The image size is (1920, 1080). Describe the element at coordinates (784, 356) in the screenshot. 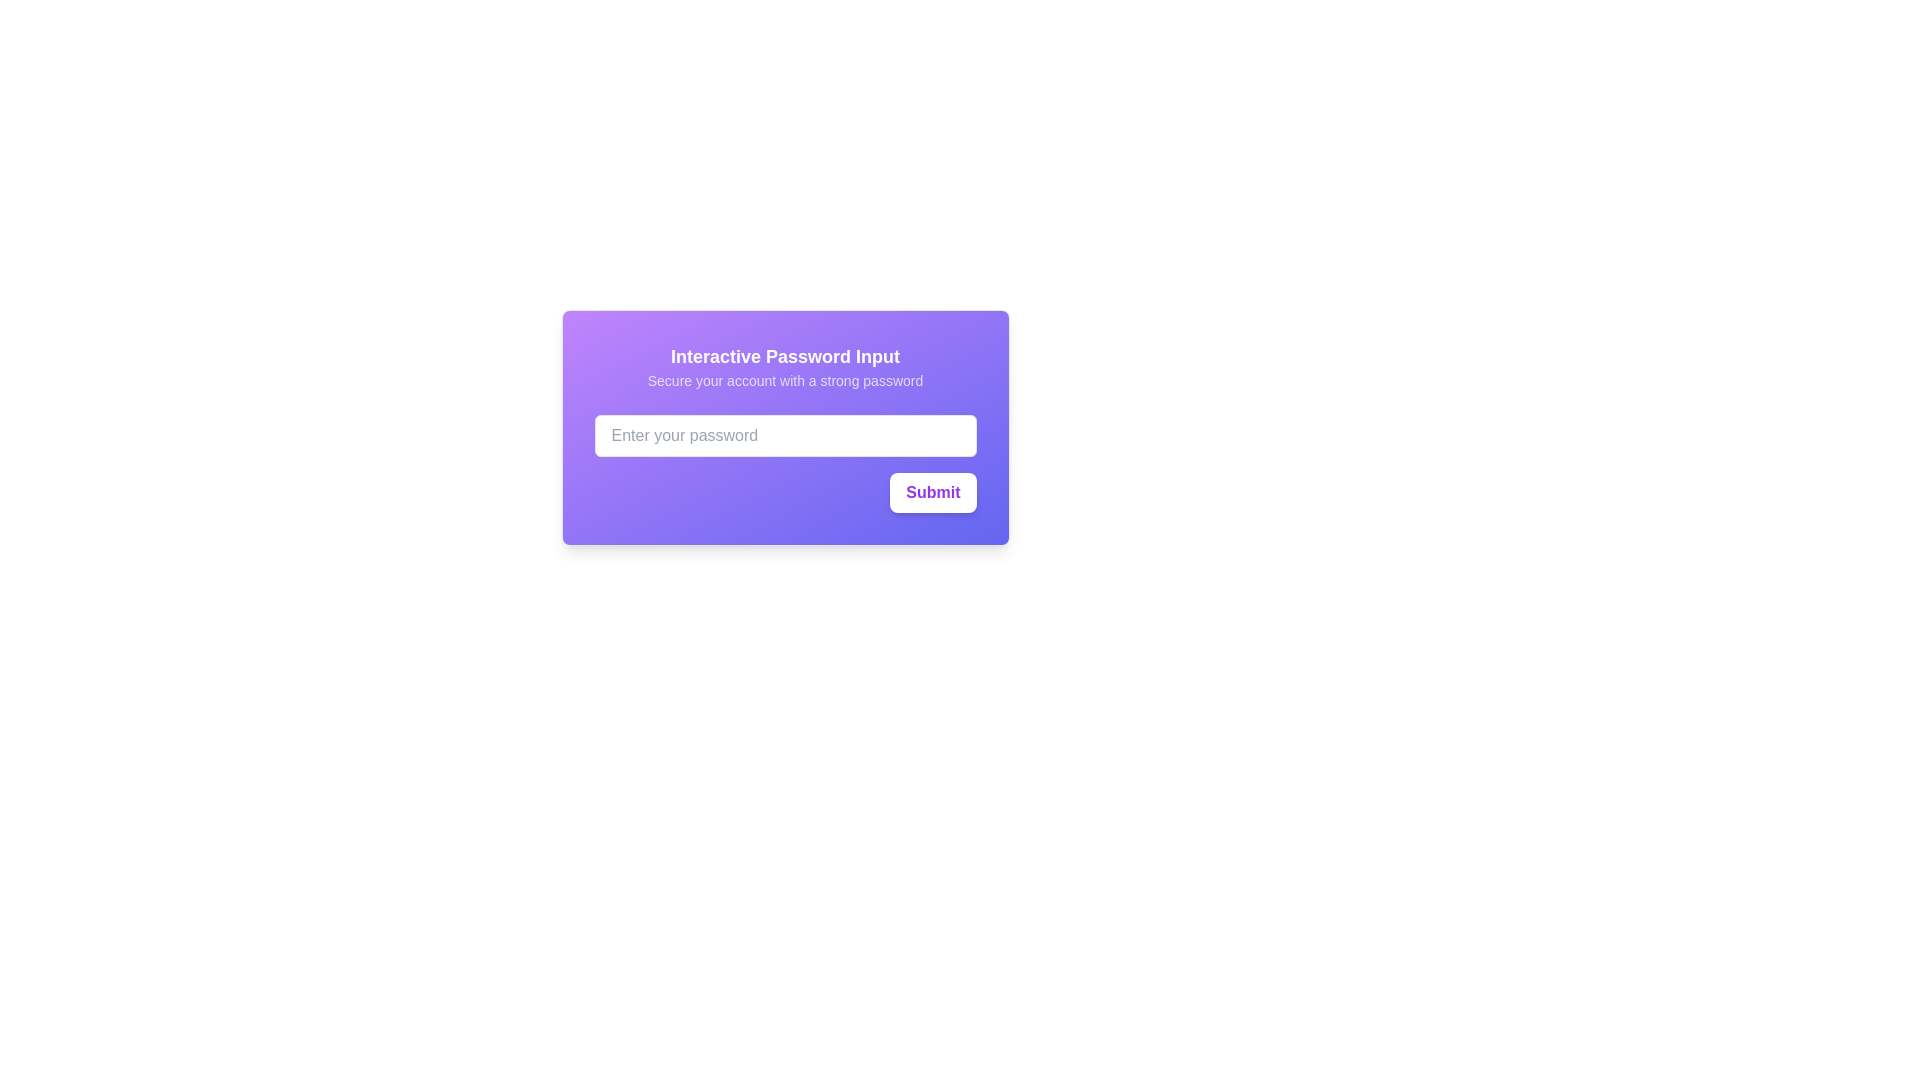

I see `the header text label indicating the purpose of the input form, which is centrally located at the top of the card interface` at that location.